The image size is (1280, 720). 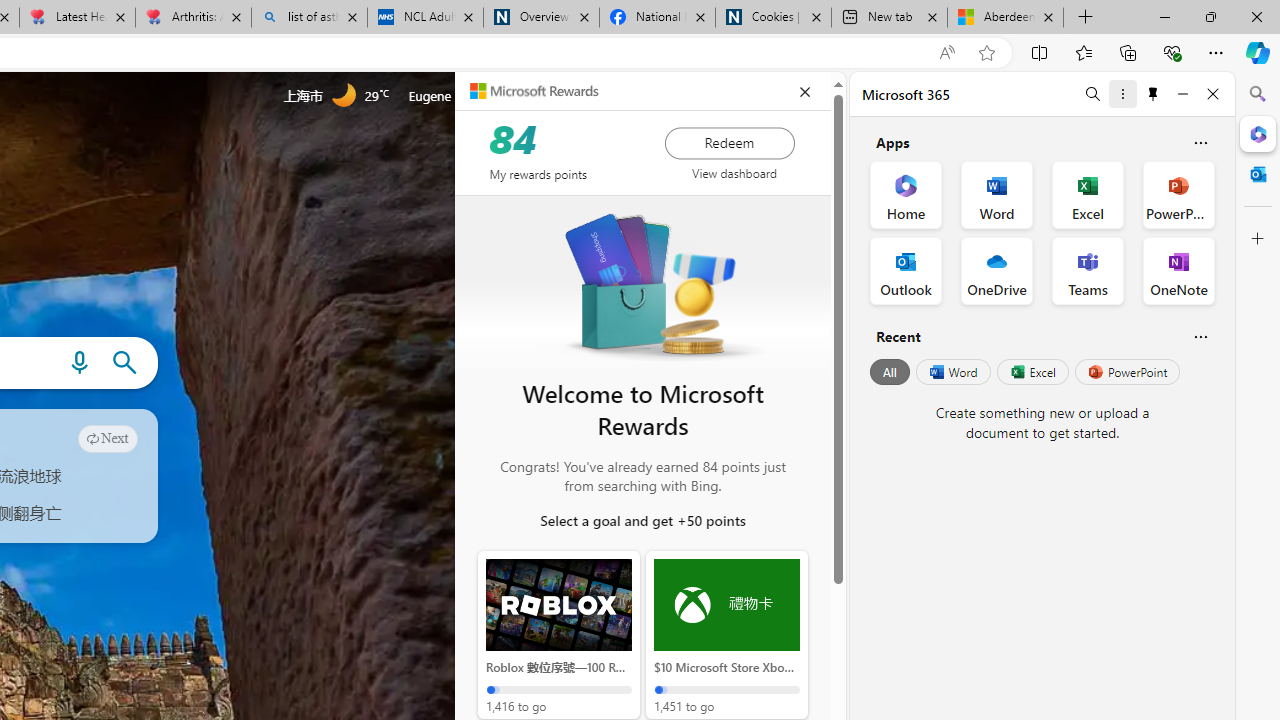 I want to click on 'Outlook Office App', so click(x=905, y=271).